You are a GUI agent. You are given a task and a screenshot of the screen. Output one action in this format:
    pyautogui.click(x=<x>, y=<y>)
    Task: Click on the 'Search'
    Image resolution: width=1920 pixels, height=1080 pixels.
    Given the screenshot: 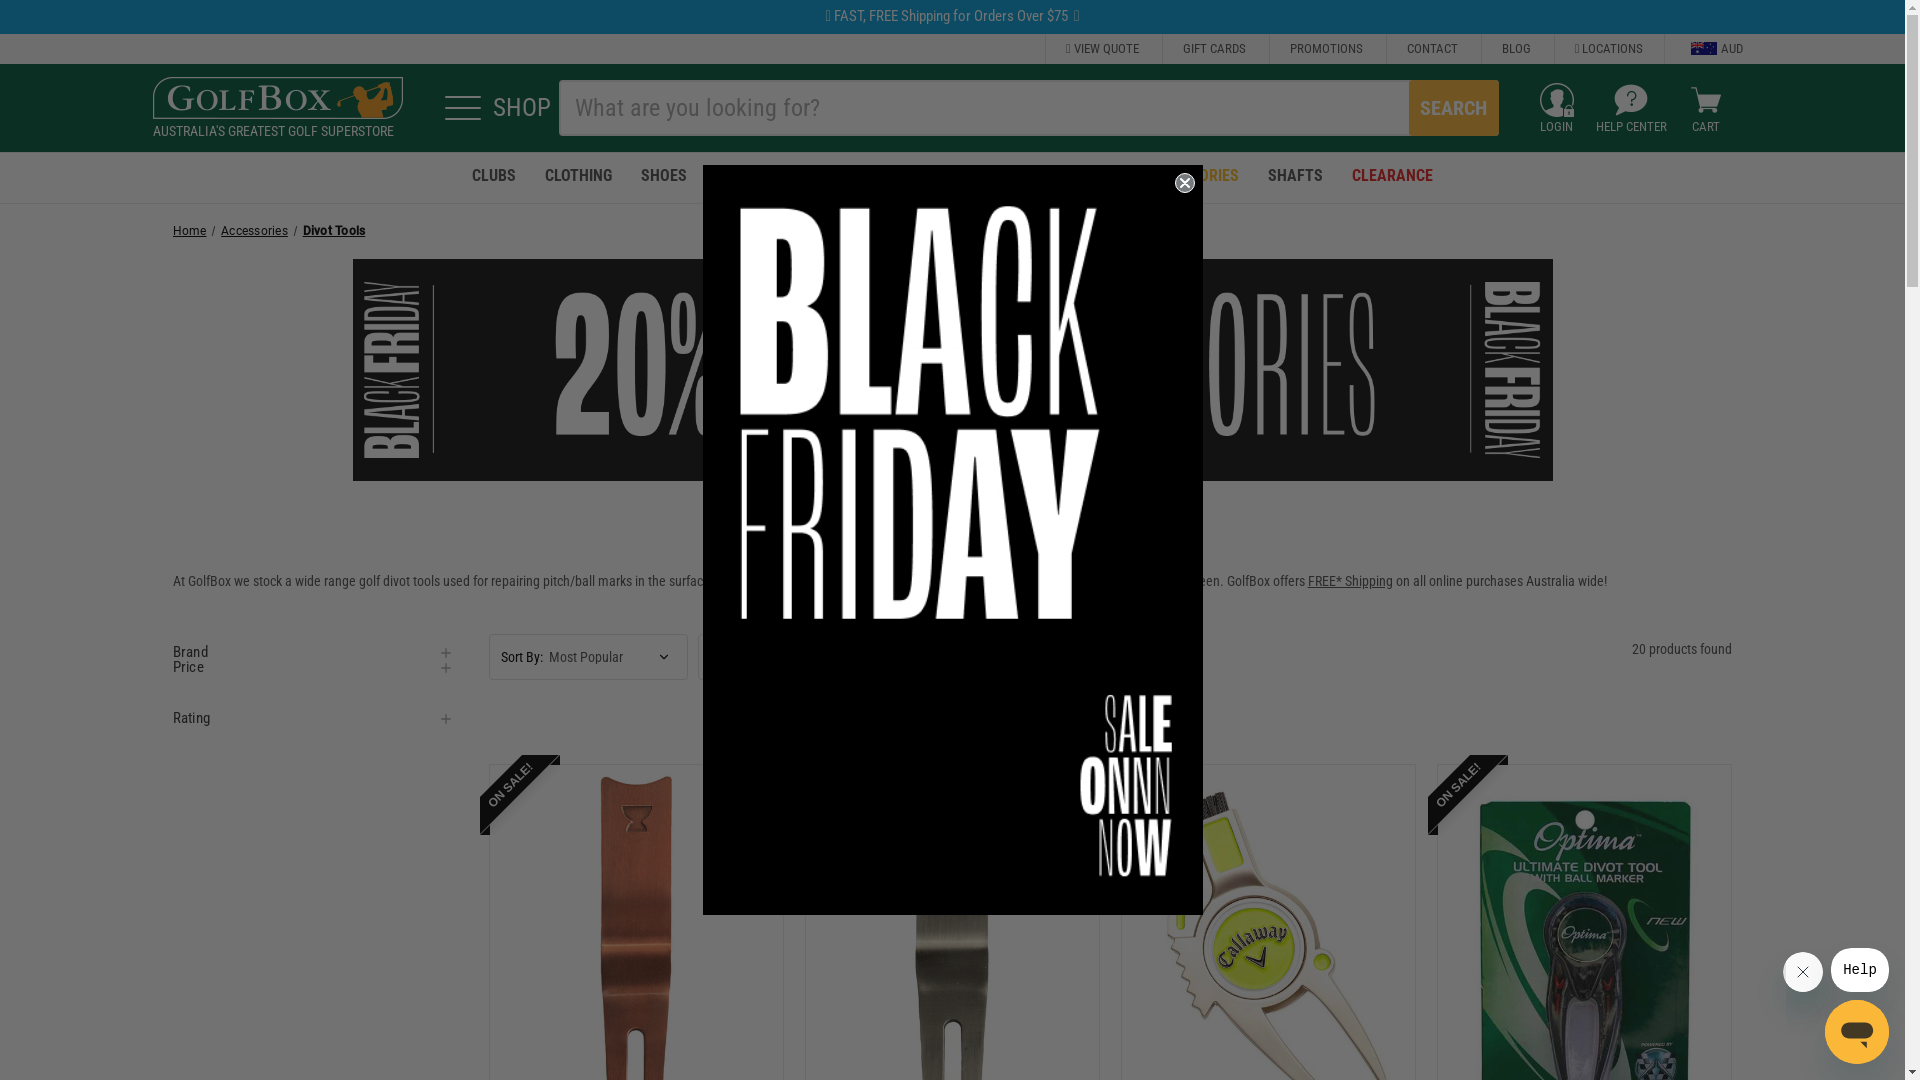 What is the action you would take?
    pyautogui.click(x=1408, y=108)
    